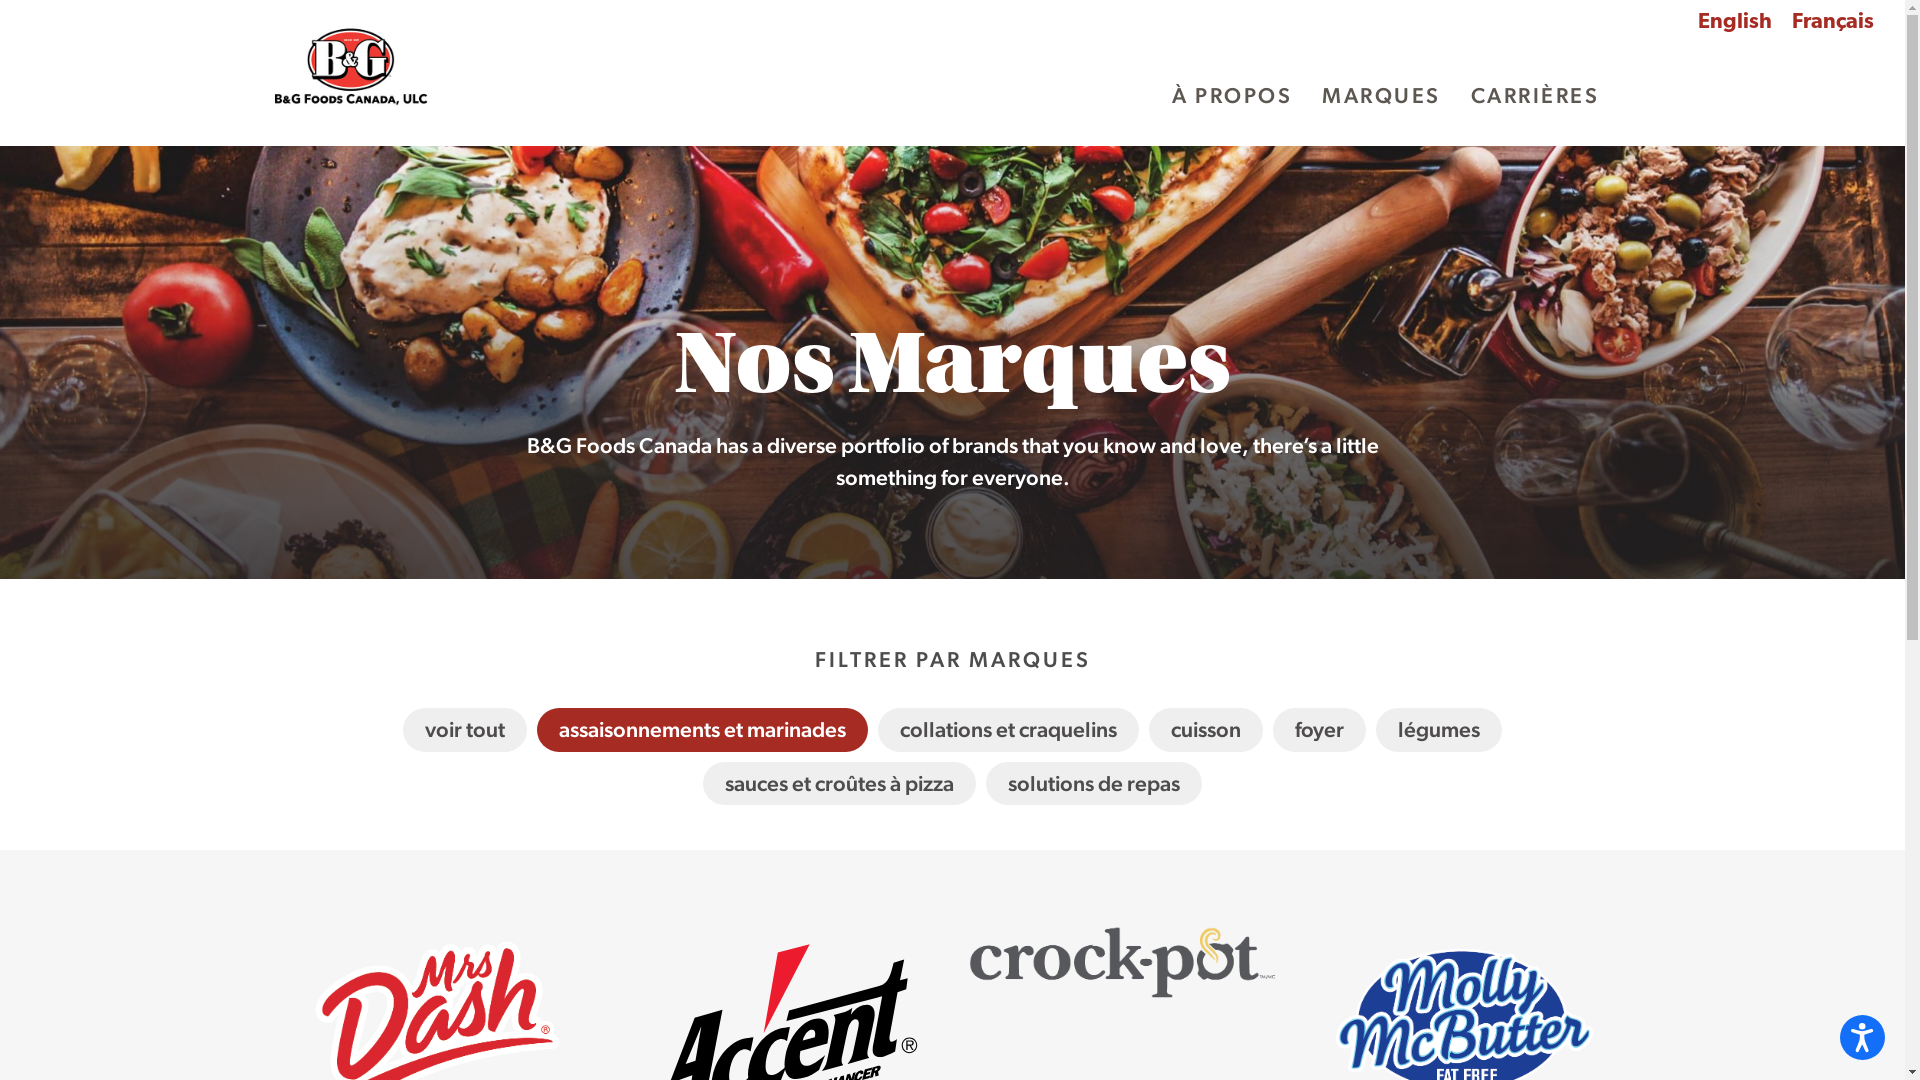  What do you see at coordinates (1385, 96) in the screenshot?
I see `'MARQUES'` at bounding box center [1385, 96].